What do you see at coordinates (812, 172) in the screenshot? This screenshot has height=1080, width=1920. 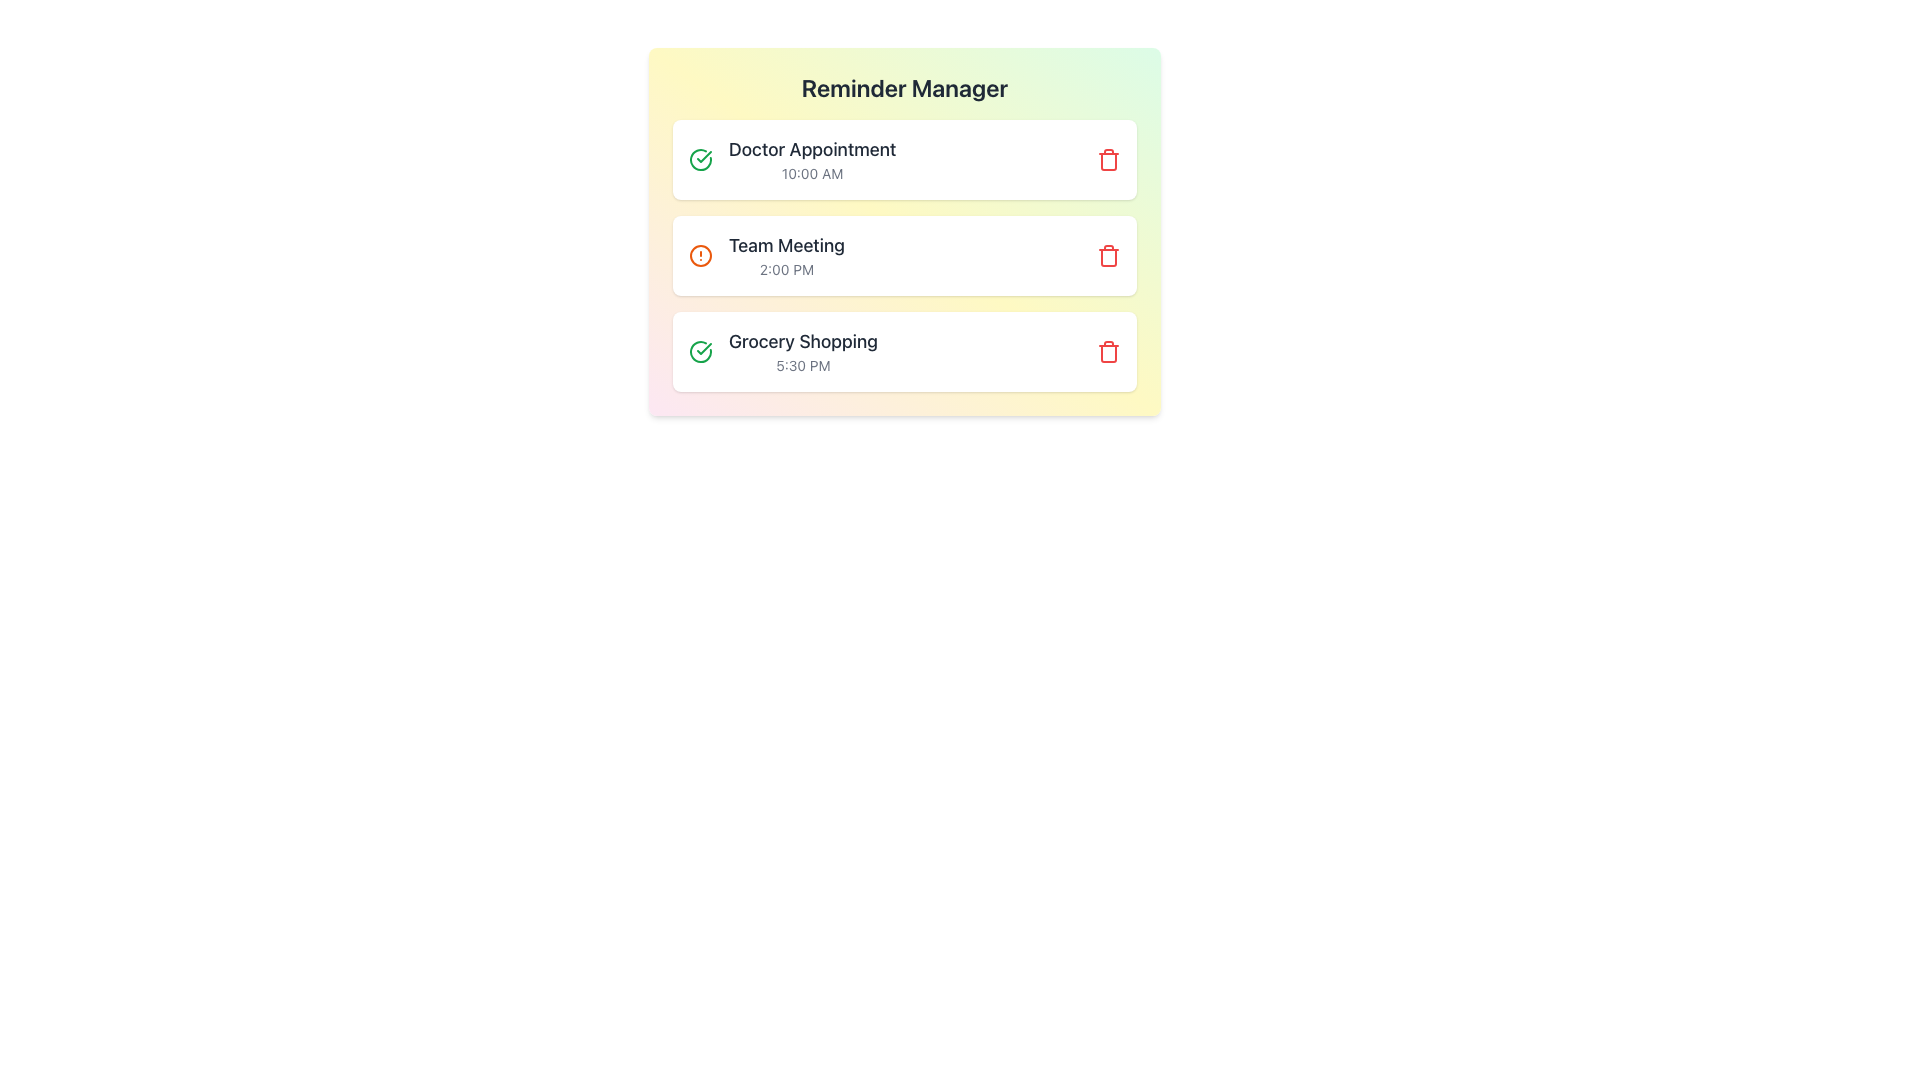 I see `the static text label displaying '10:00 AM' which is positioned below 'Doctor Appointment' in the first reminder card` at bounding box center [812, 172].